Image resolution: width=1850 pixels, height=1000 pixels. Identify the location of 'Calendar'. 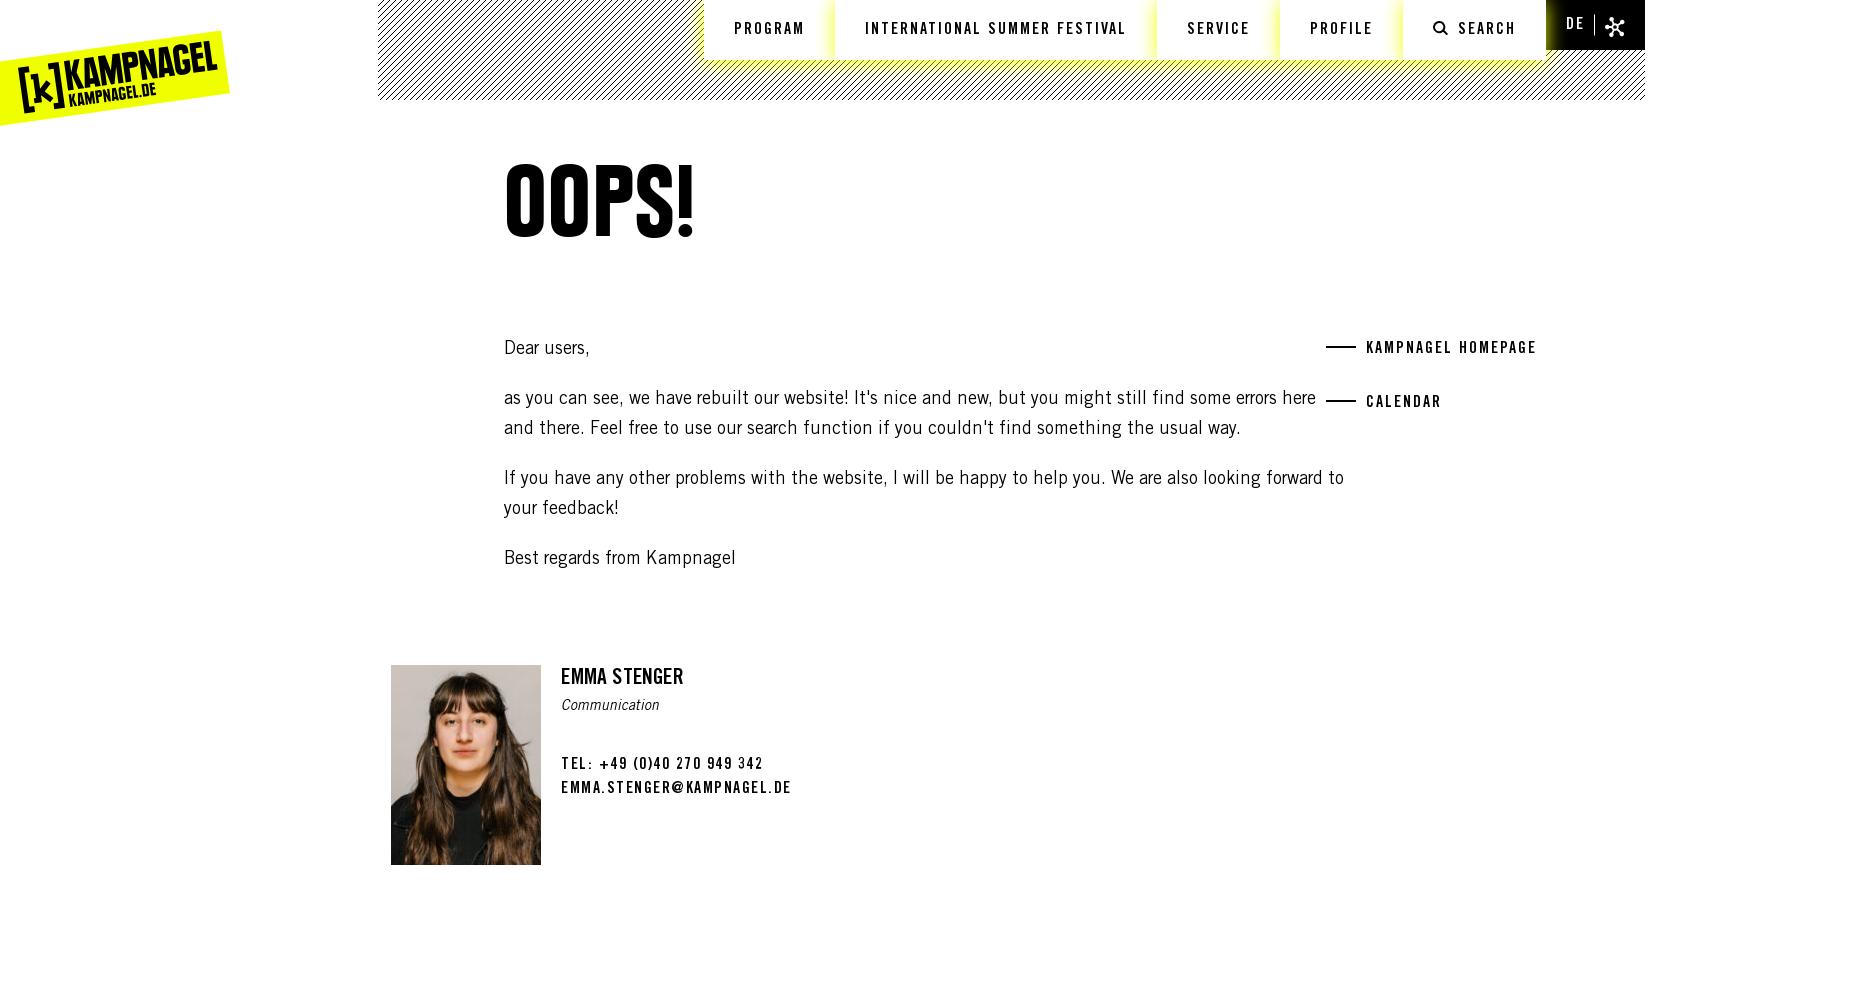
(1365, 403).